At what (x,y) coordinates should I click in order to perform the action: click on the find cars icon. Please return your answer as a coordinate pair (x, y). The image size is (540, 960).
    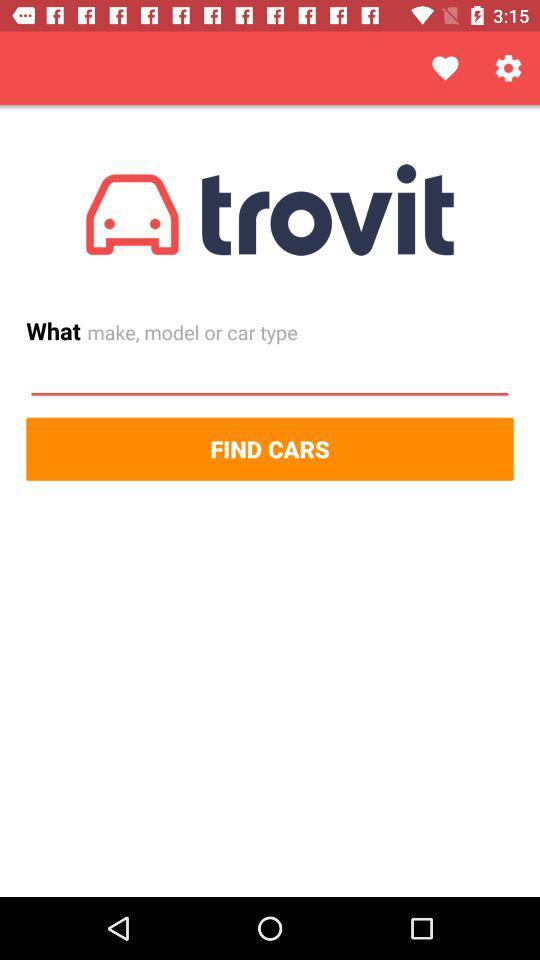
    Looking at the image, I should click on (270, 449).